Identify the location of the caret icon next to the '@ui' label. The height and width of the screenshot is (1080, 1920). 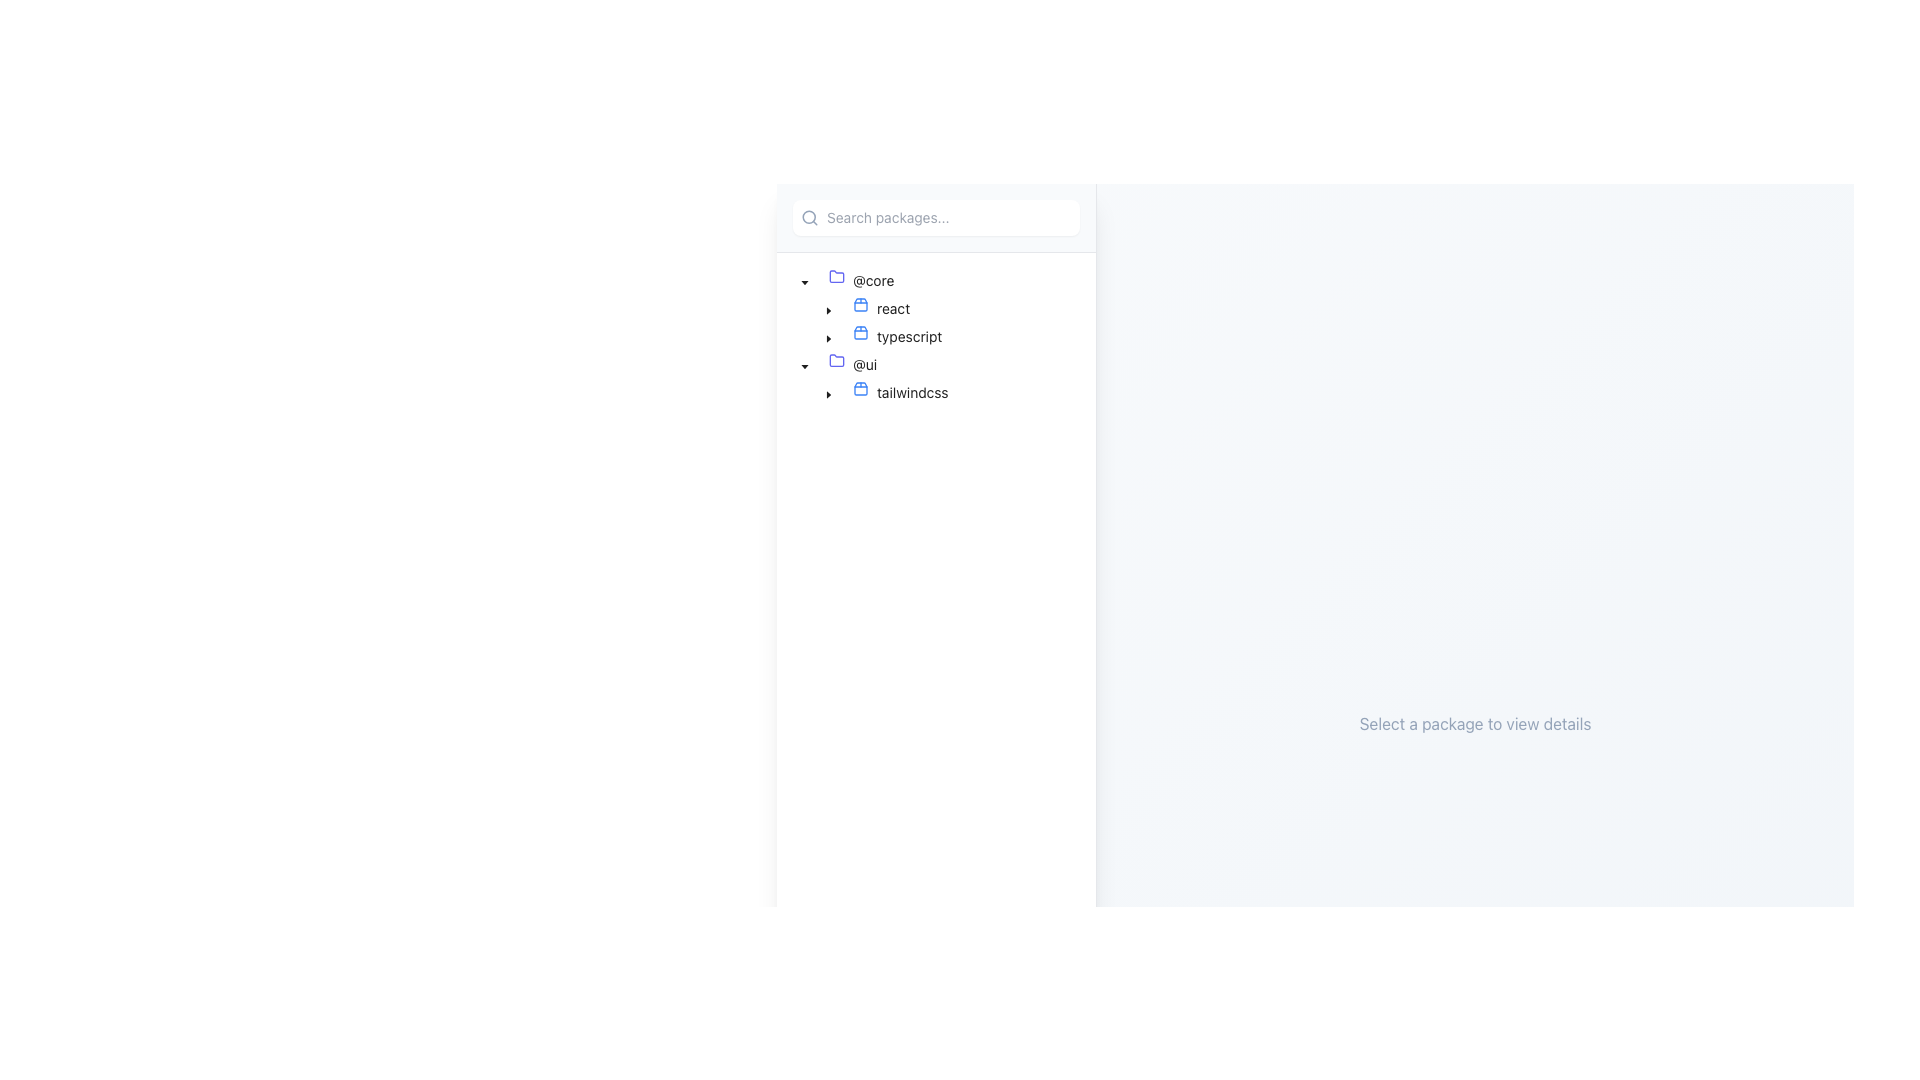
(805, 282).